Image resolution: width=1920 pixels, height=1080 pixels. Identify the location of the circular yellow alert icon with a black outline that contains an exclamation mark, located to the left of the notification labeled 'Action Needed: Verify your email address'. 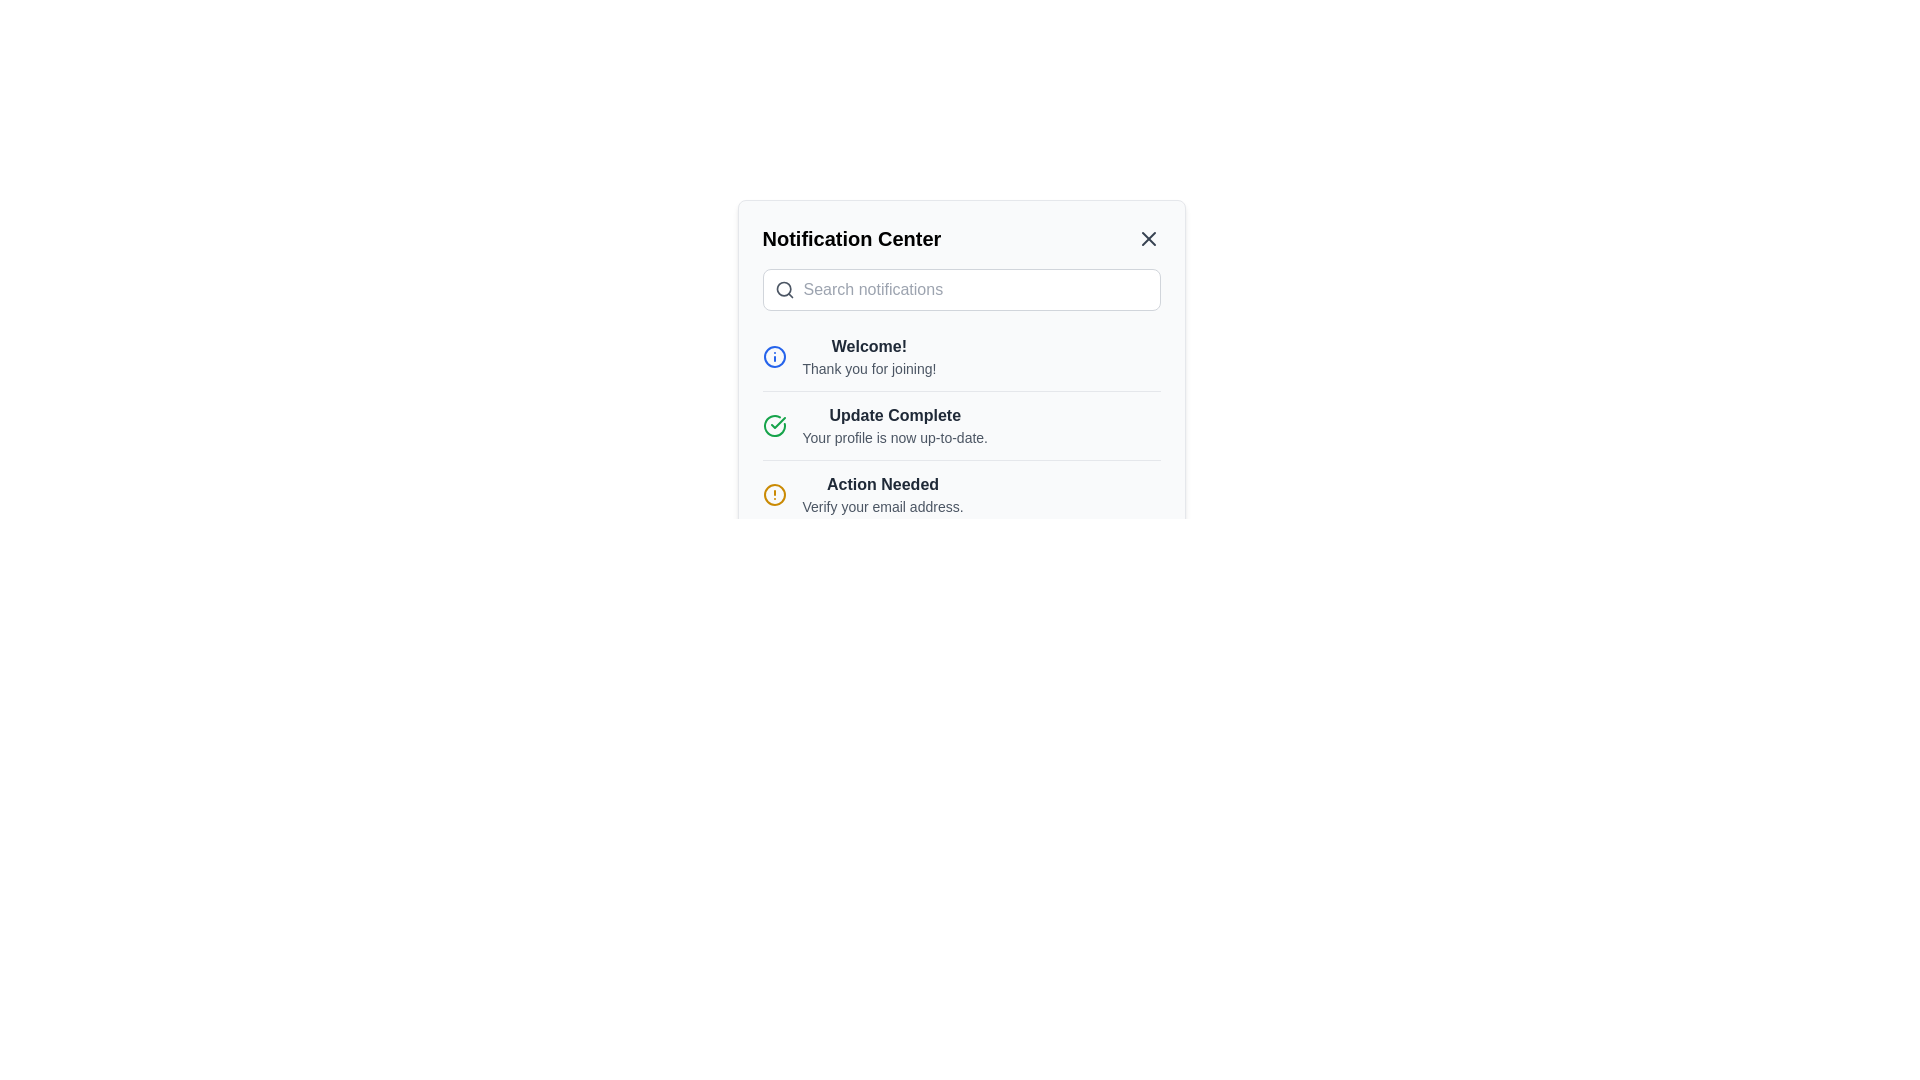
(773, 494).